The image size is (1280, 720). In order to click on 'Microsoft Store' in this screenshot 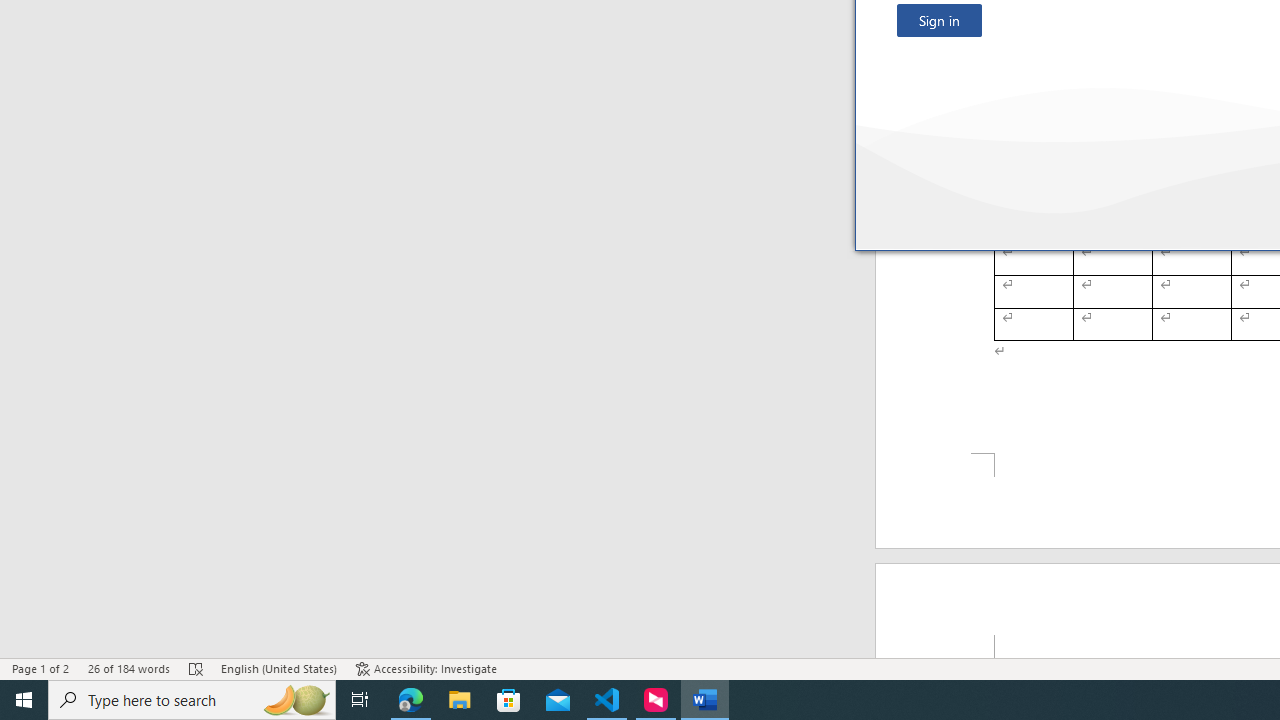, I will do `click(509, 698)`.